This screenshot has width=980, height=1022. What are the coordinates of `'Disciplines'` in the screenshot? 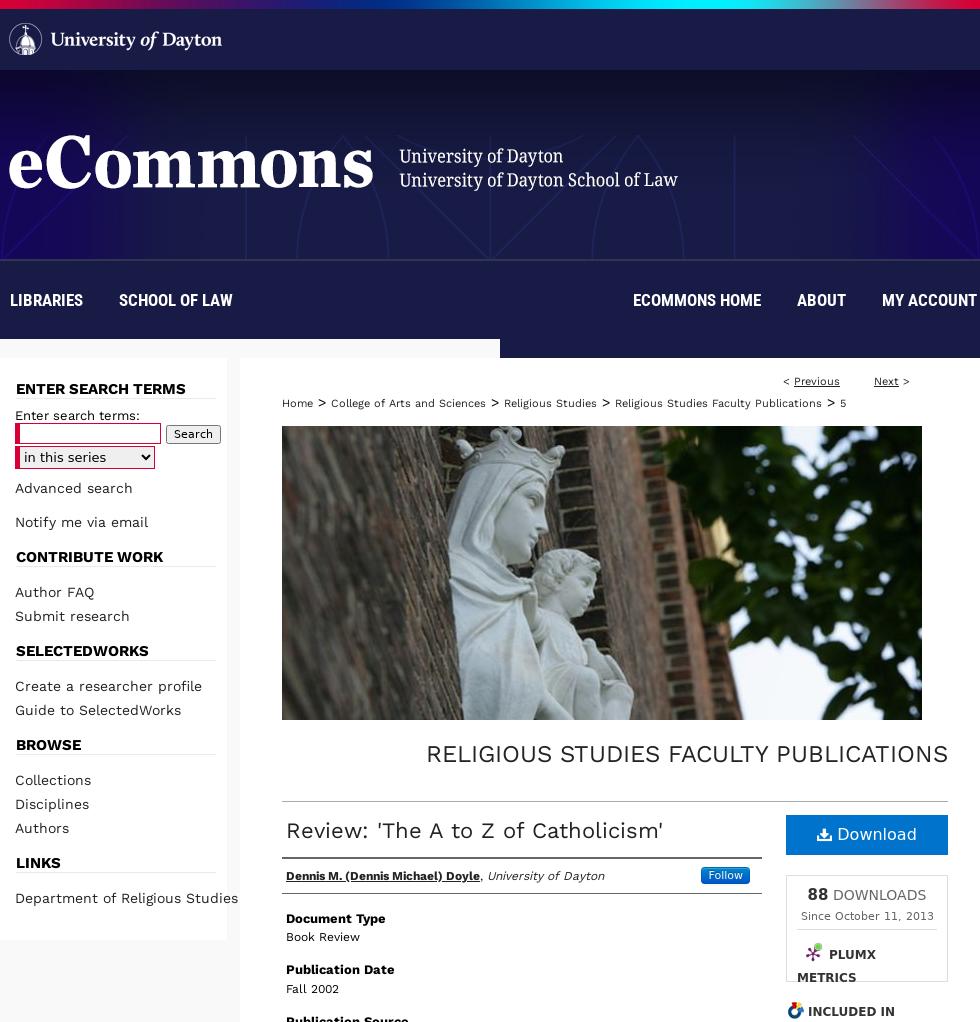 It's located at (14, 802).